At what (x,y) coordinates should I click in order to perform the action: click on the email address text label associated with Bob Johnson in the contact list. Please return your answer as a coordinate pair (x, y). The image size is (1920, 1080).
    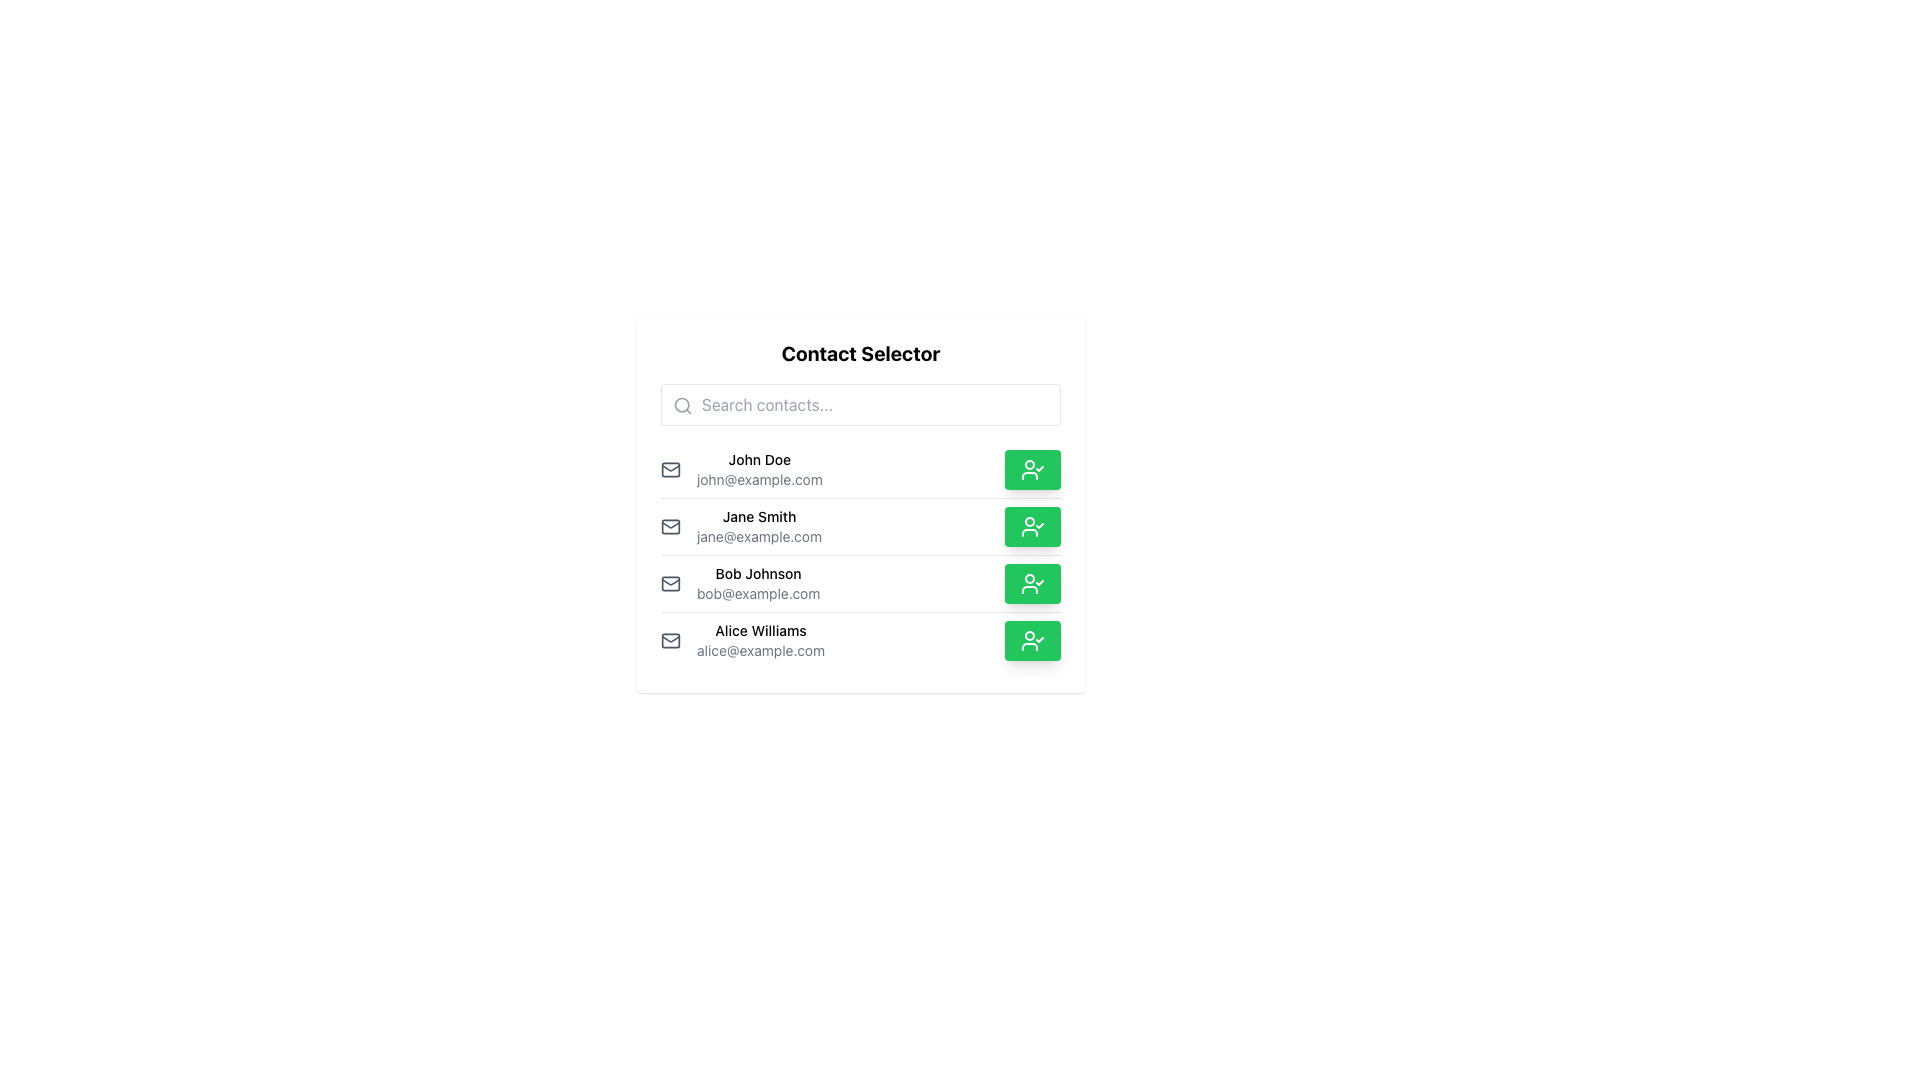
    Looking at the image, I should click on (757, 593).